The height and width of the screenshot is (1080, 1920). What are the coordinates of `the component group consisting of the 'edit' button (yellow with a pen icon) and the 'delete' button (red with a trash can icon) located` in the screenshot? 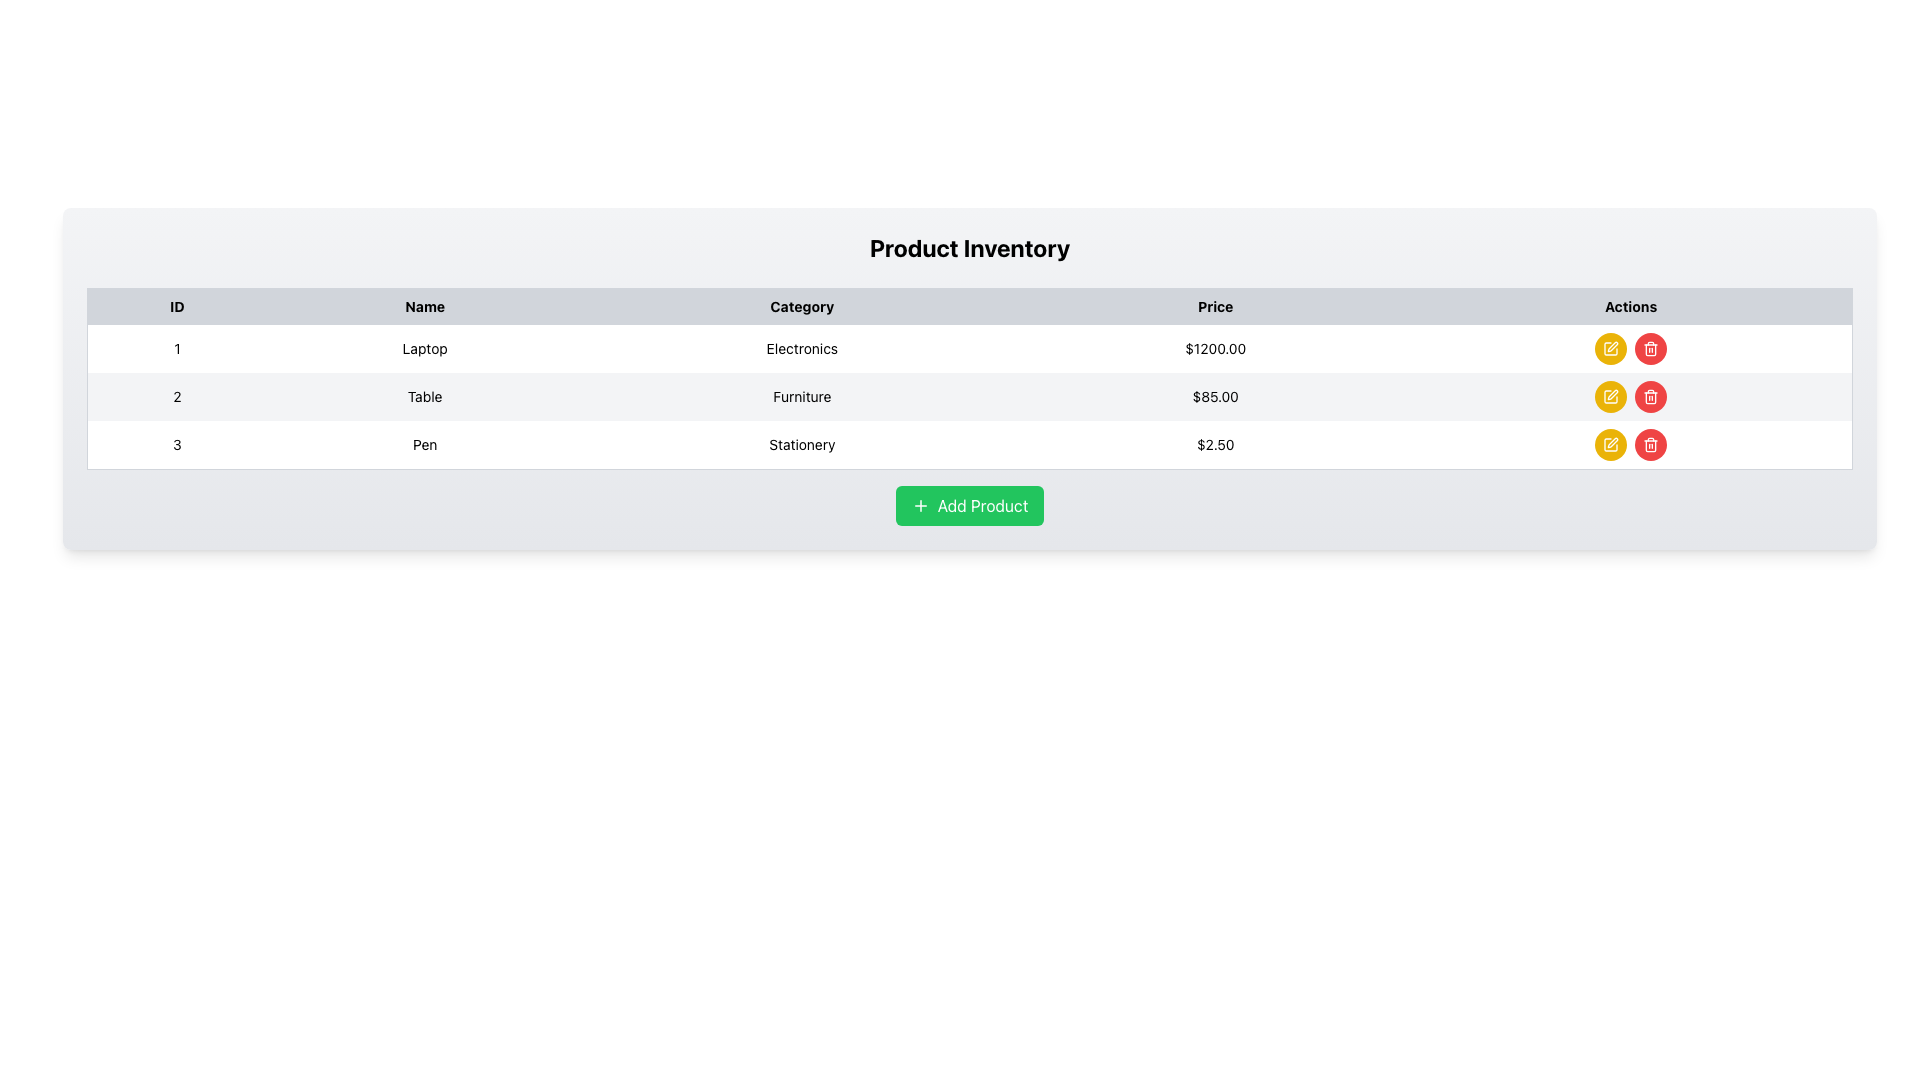 It's located at (1631, 397).